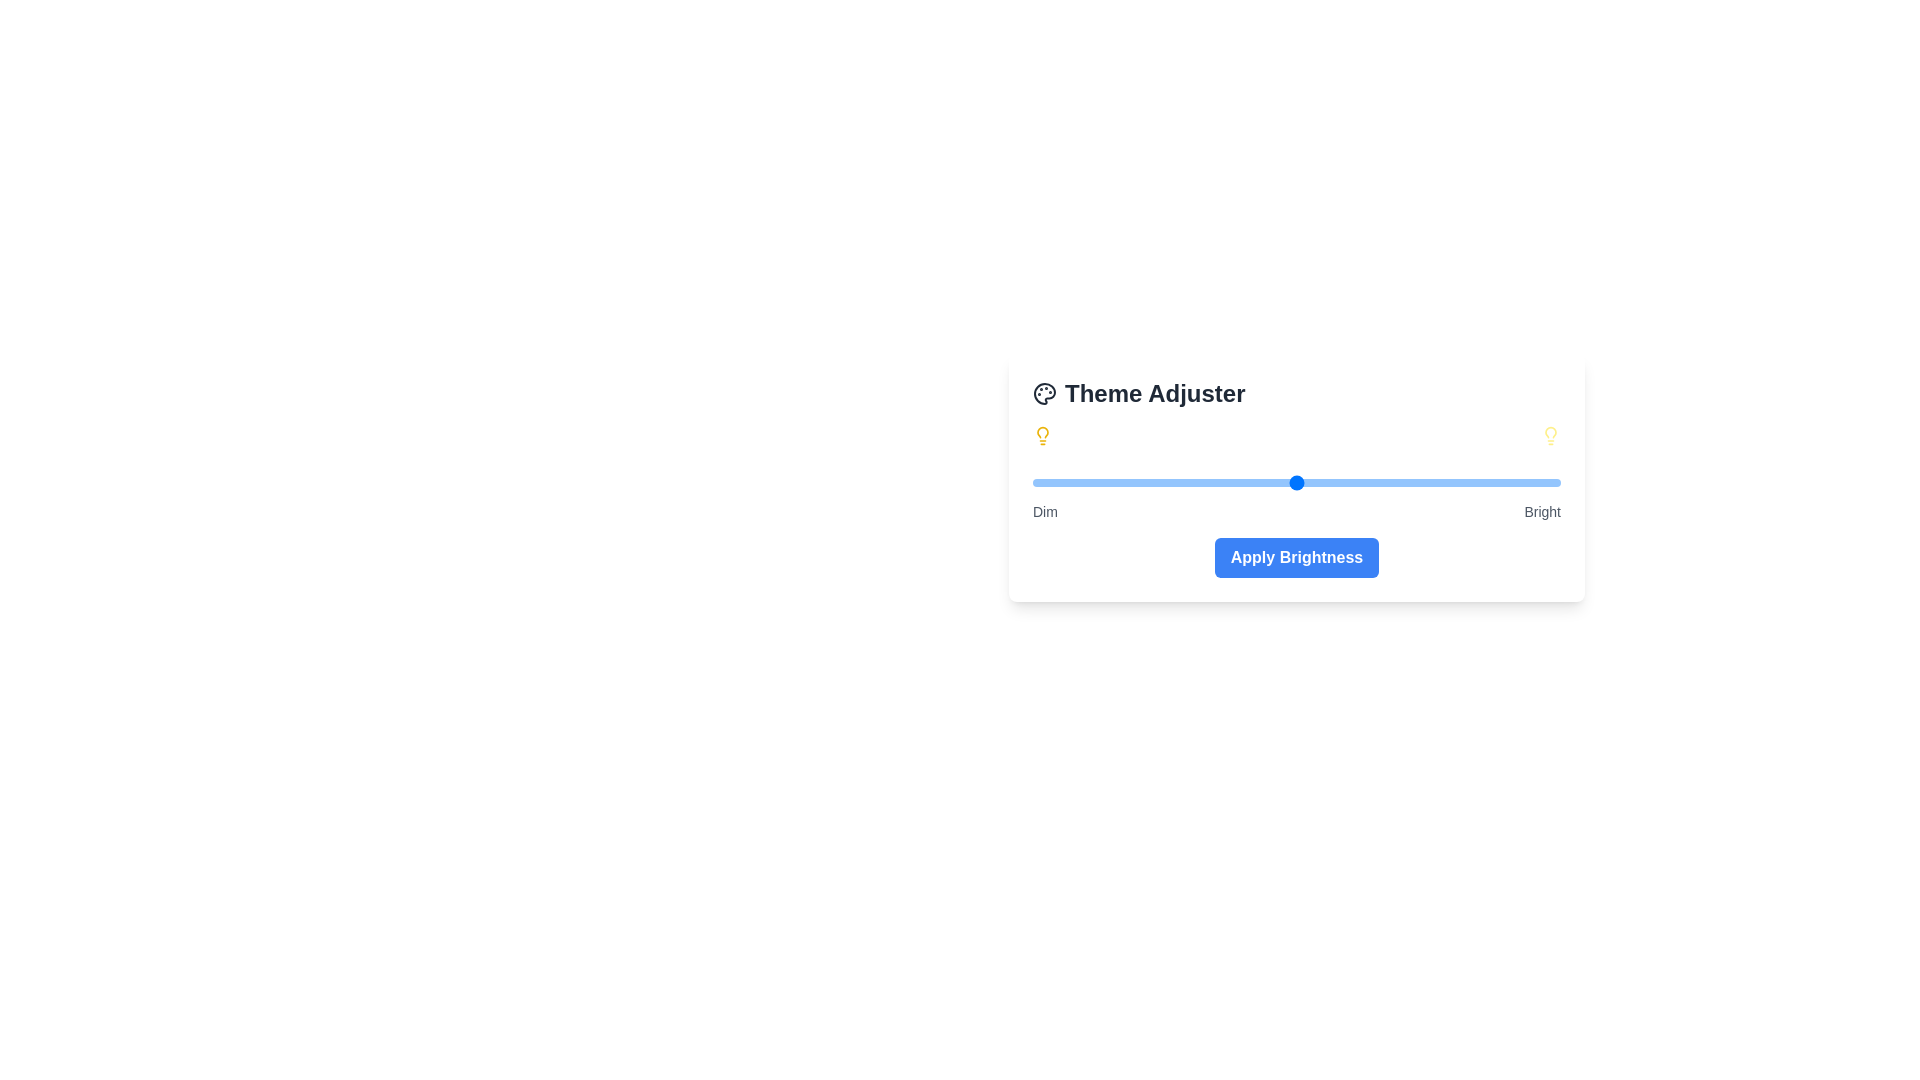 The width and height of the screenshot is (1920, 1080). What do you see at coordinates (1186, 482) in the screenshot?
I see `the brightness slider to 29%` at bounding box center [1186, 482].